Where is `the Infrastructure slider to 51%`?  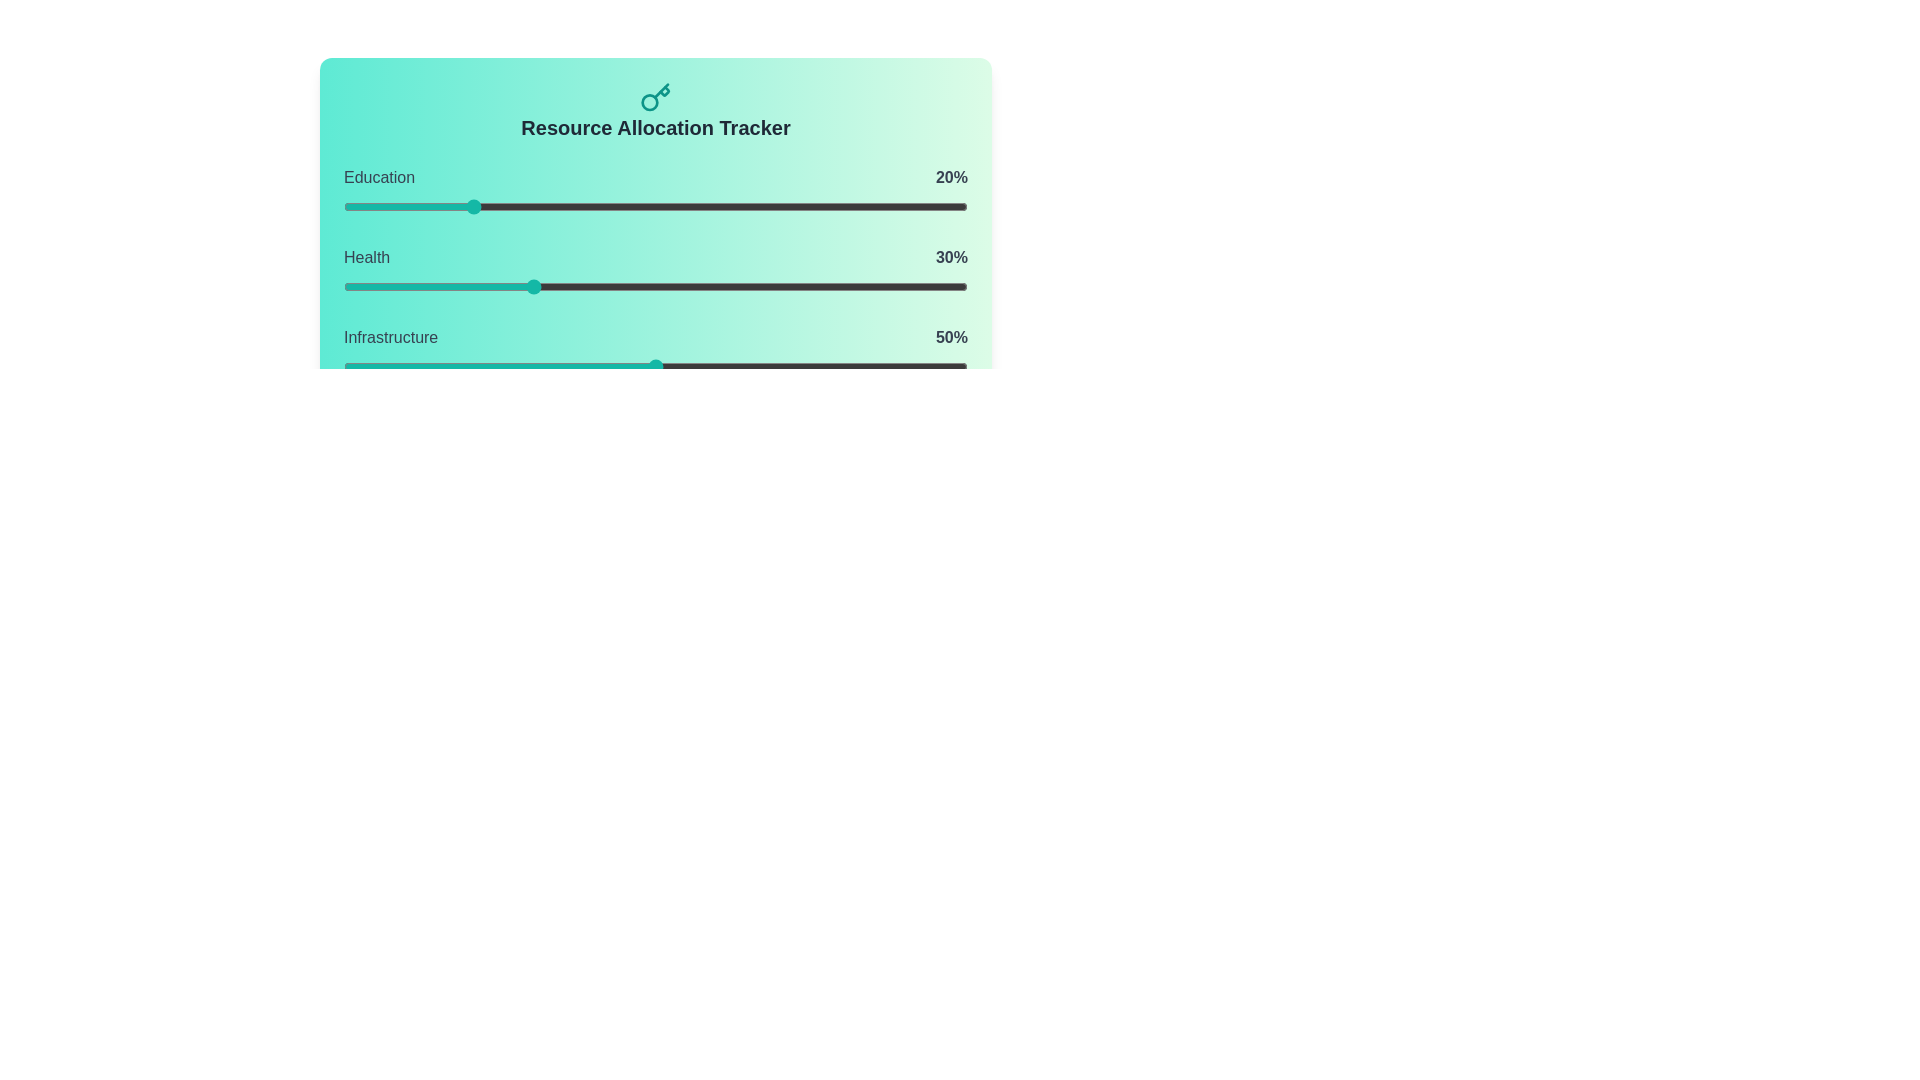 the Infrastructure slider to 51% is located at coordinates (662, 366).